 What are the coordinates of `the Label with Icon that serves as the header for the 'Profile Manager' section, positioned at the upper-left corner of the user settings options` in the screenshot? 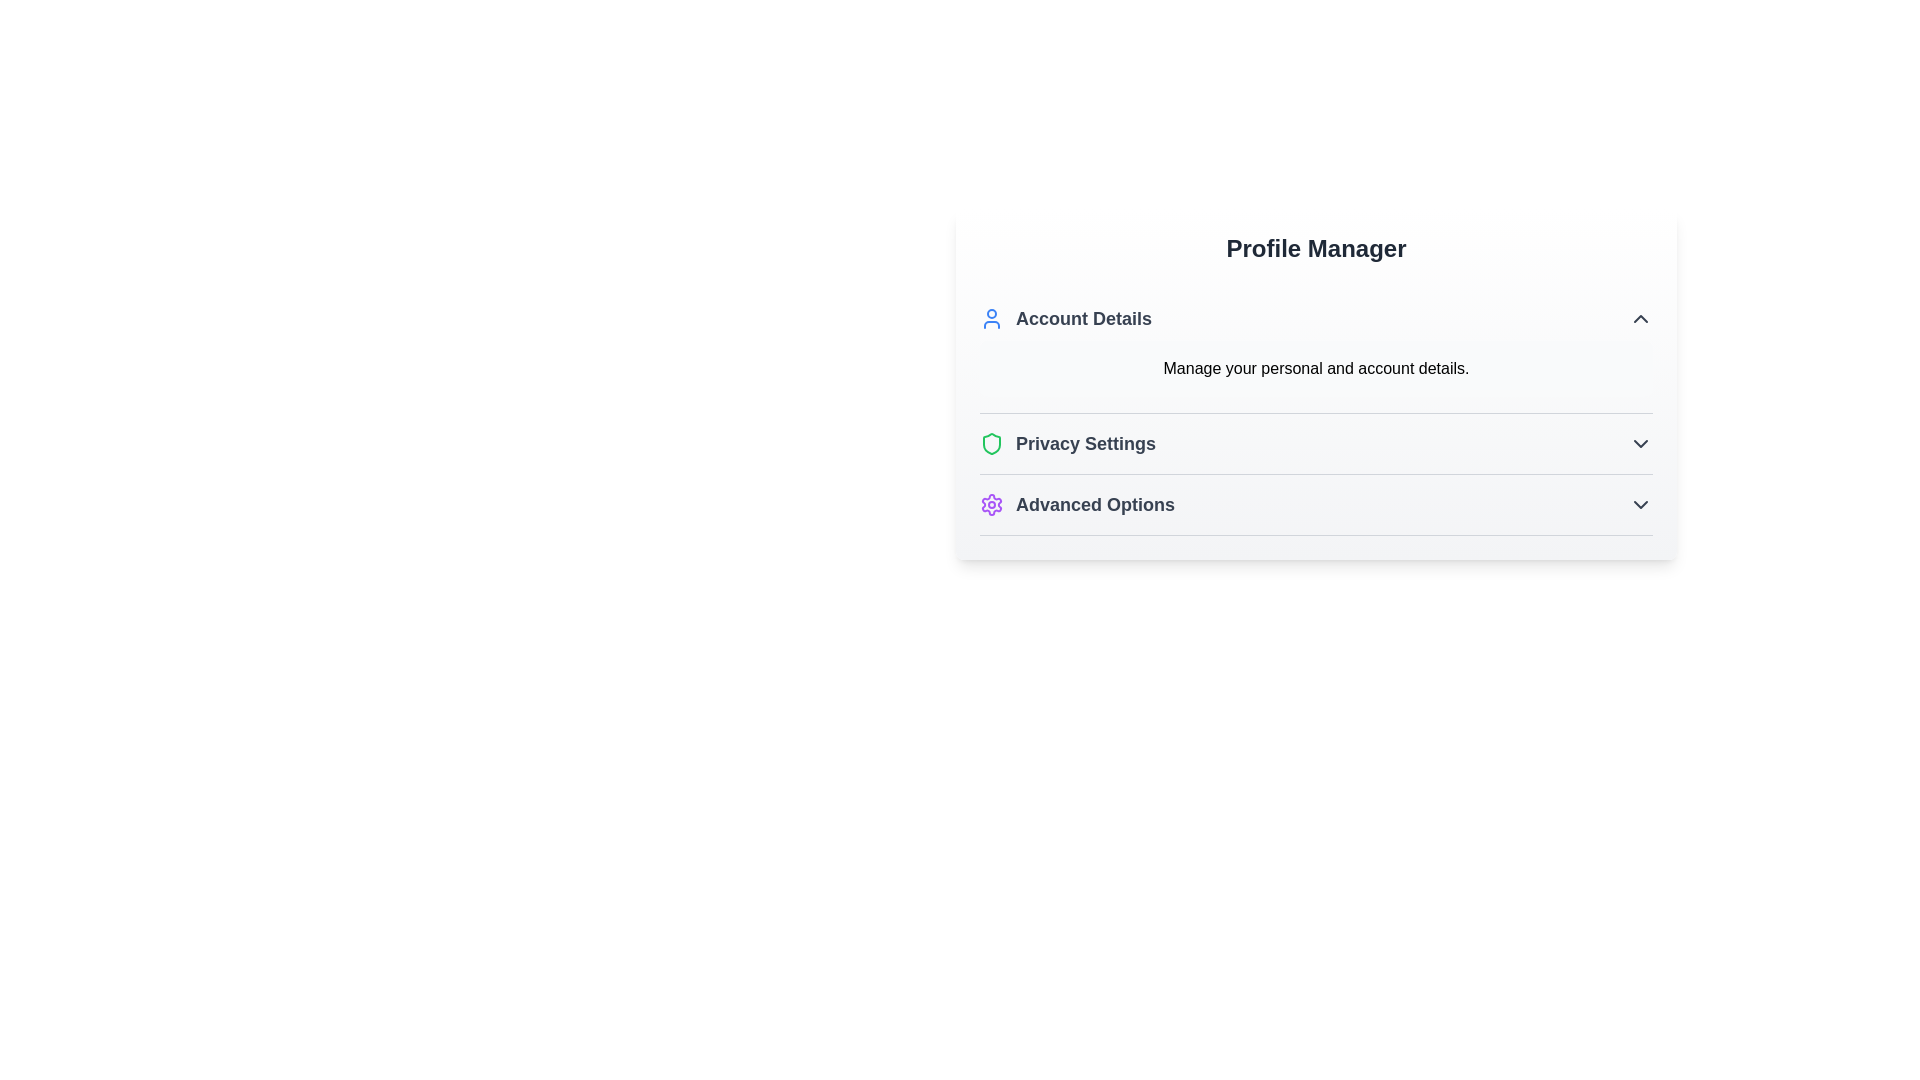 It's located at (1064, 318).